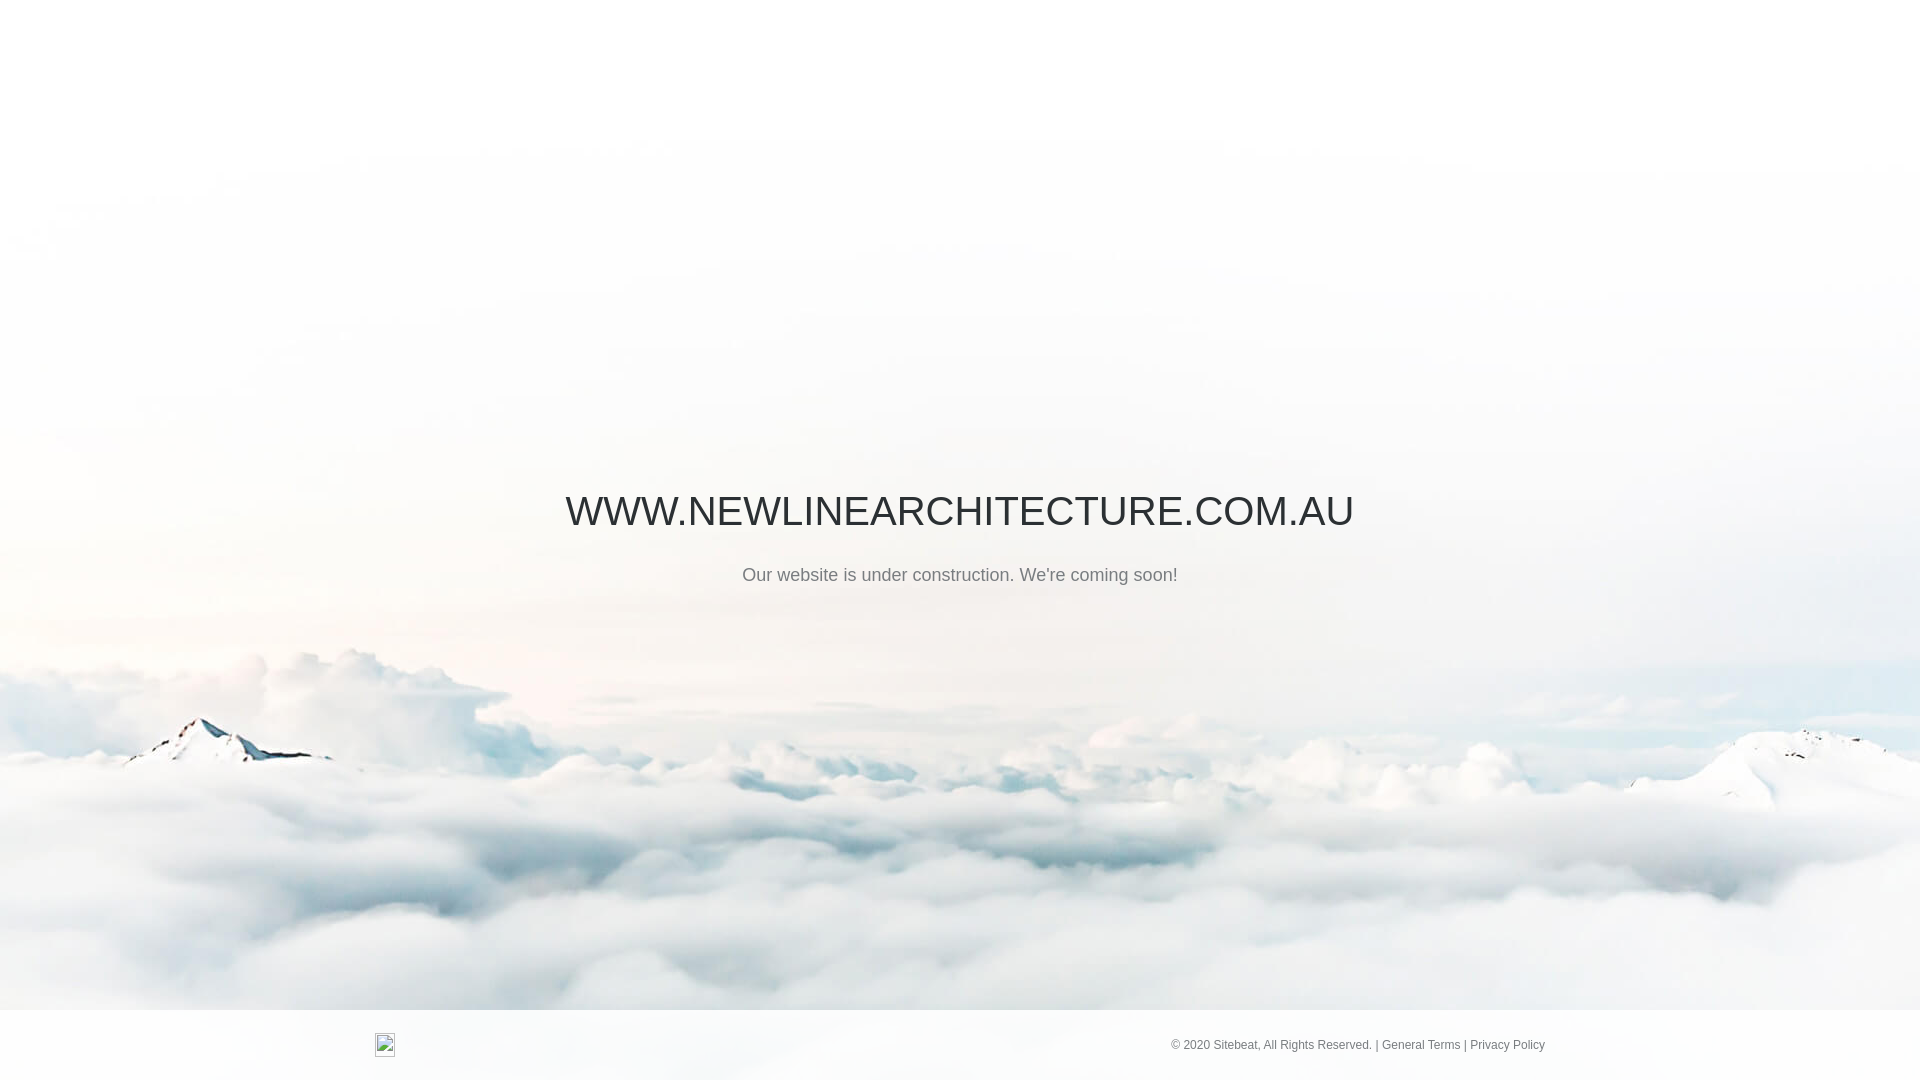 The image size is (1920, 1080). I want to click on 'Privacy Policy', so click(1507, 1044).